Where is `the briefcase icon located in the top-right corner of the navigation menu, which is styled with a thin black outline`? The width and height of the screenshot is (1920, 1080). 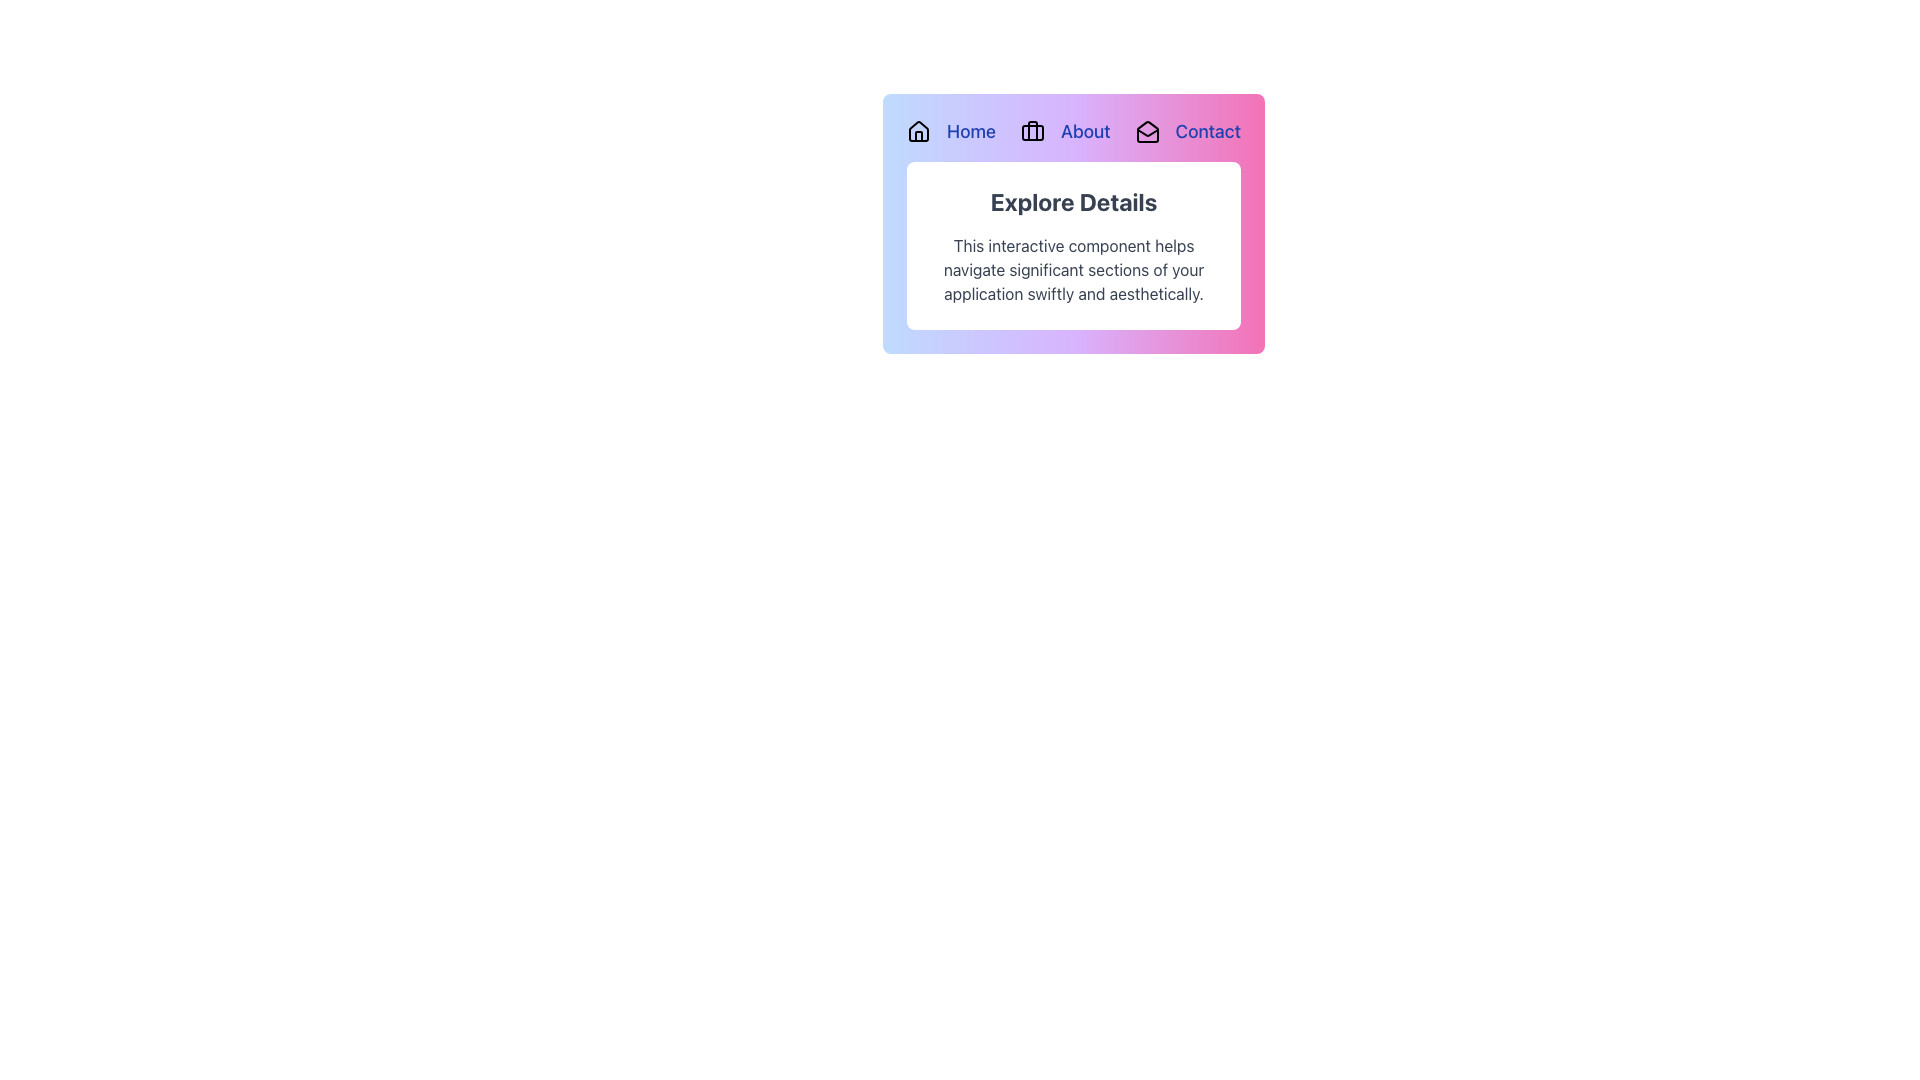
the briefcase icon located in the top-right corner of the navigation menu, which is styled with a thin black outline is located at coordinates (1032, 131).